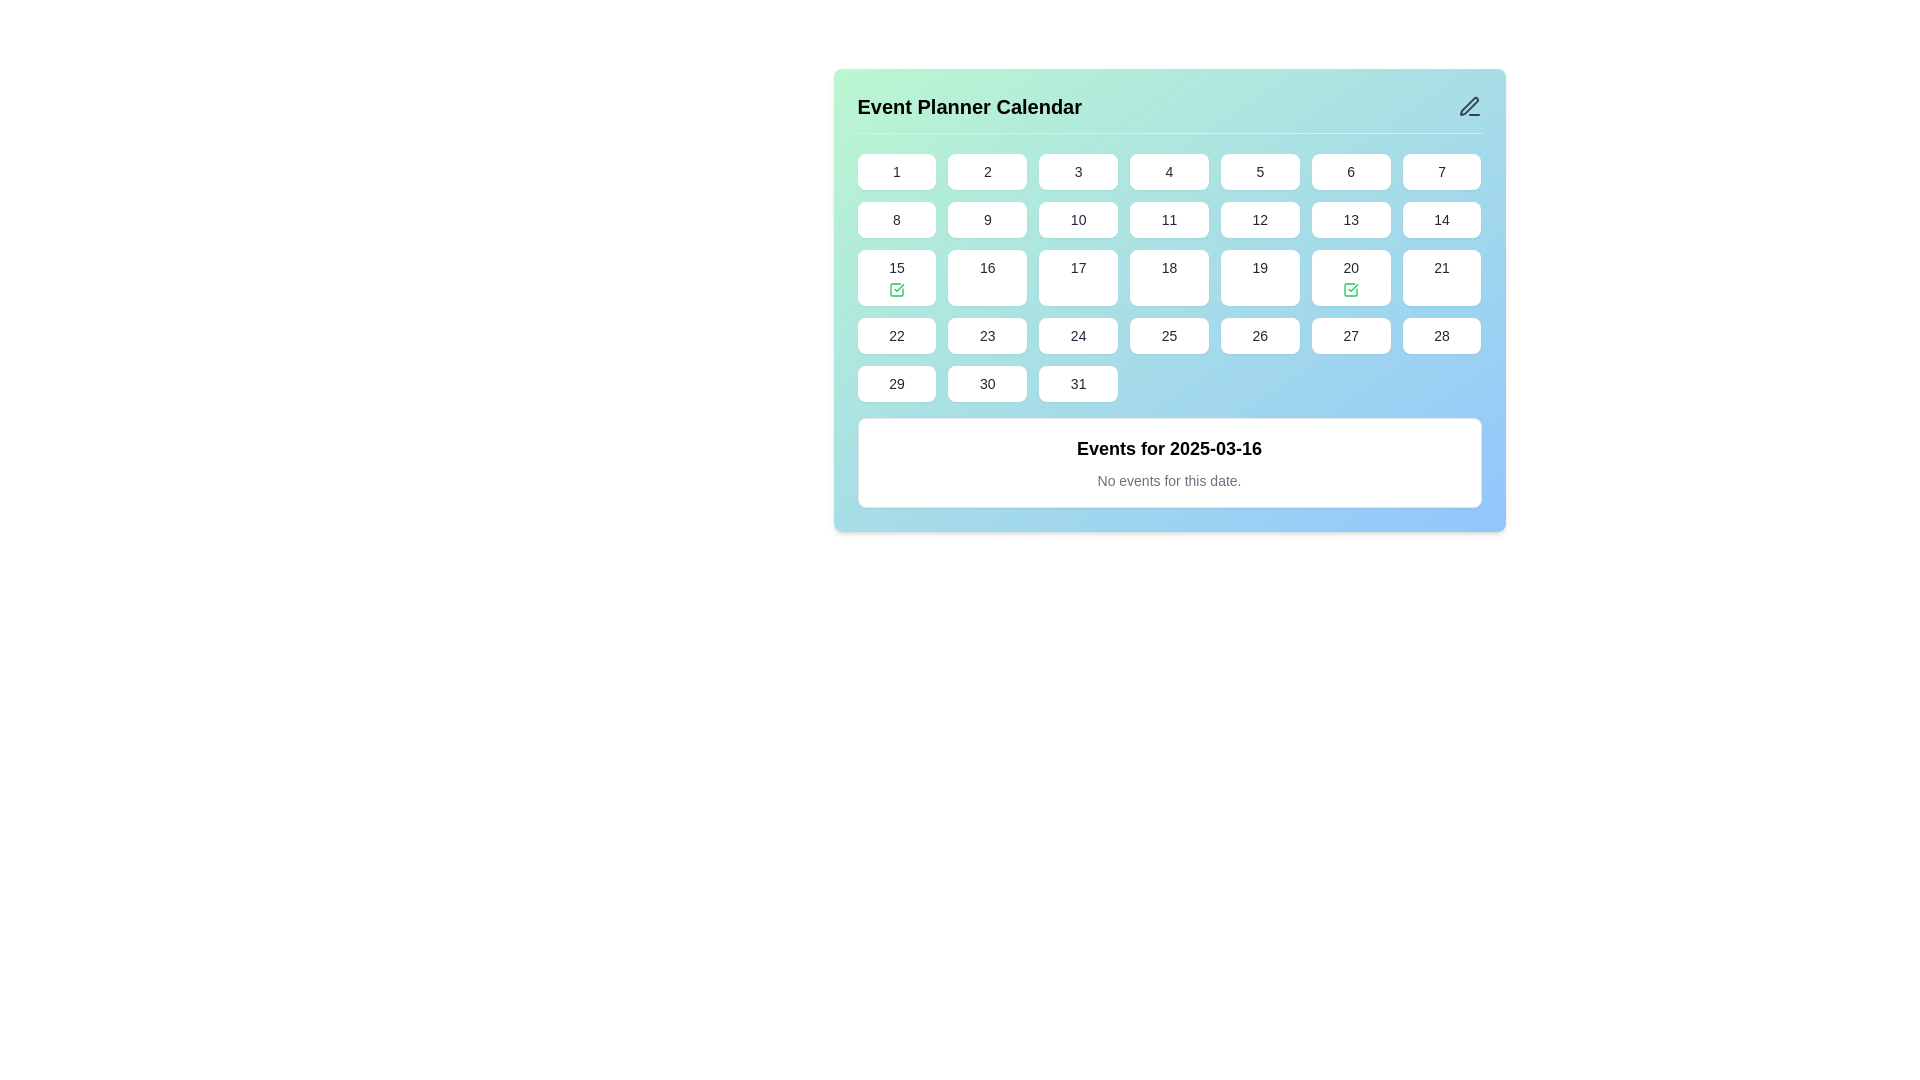 This screenshot has width=1920, height=1080. What do you see at coordinates (895, 384) in the screenshot?
I see `the calendar day element representing the 29th day in the grid layout, located in the last row and the first column of the calendar` at bounding box center [895, 384].